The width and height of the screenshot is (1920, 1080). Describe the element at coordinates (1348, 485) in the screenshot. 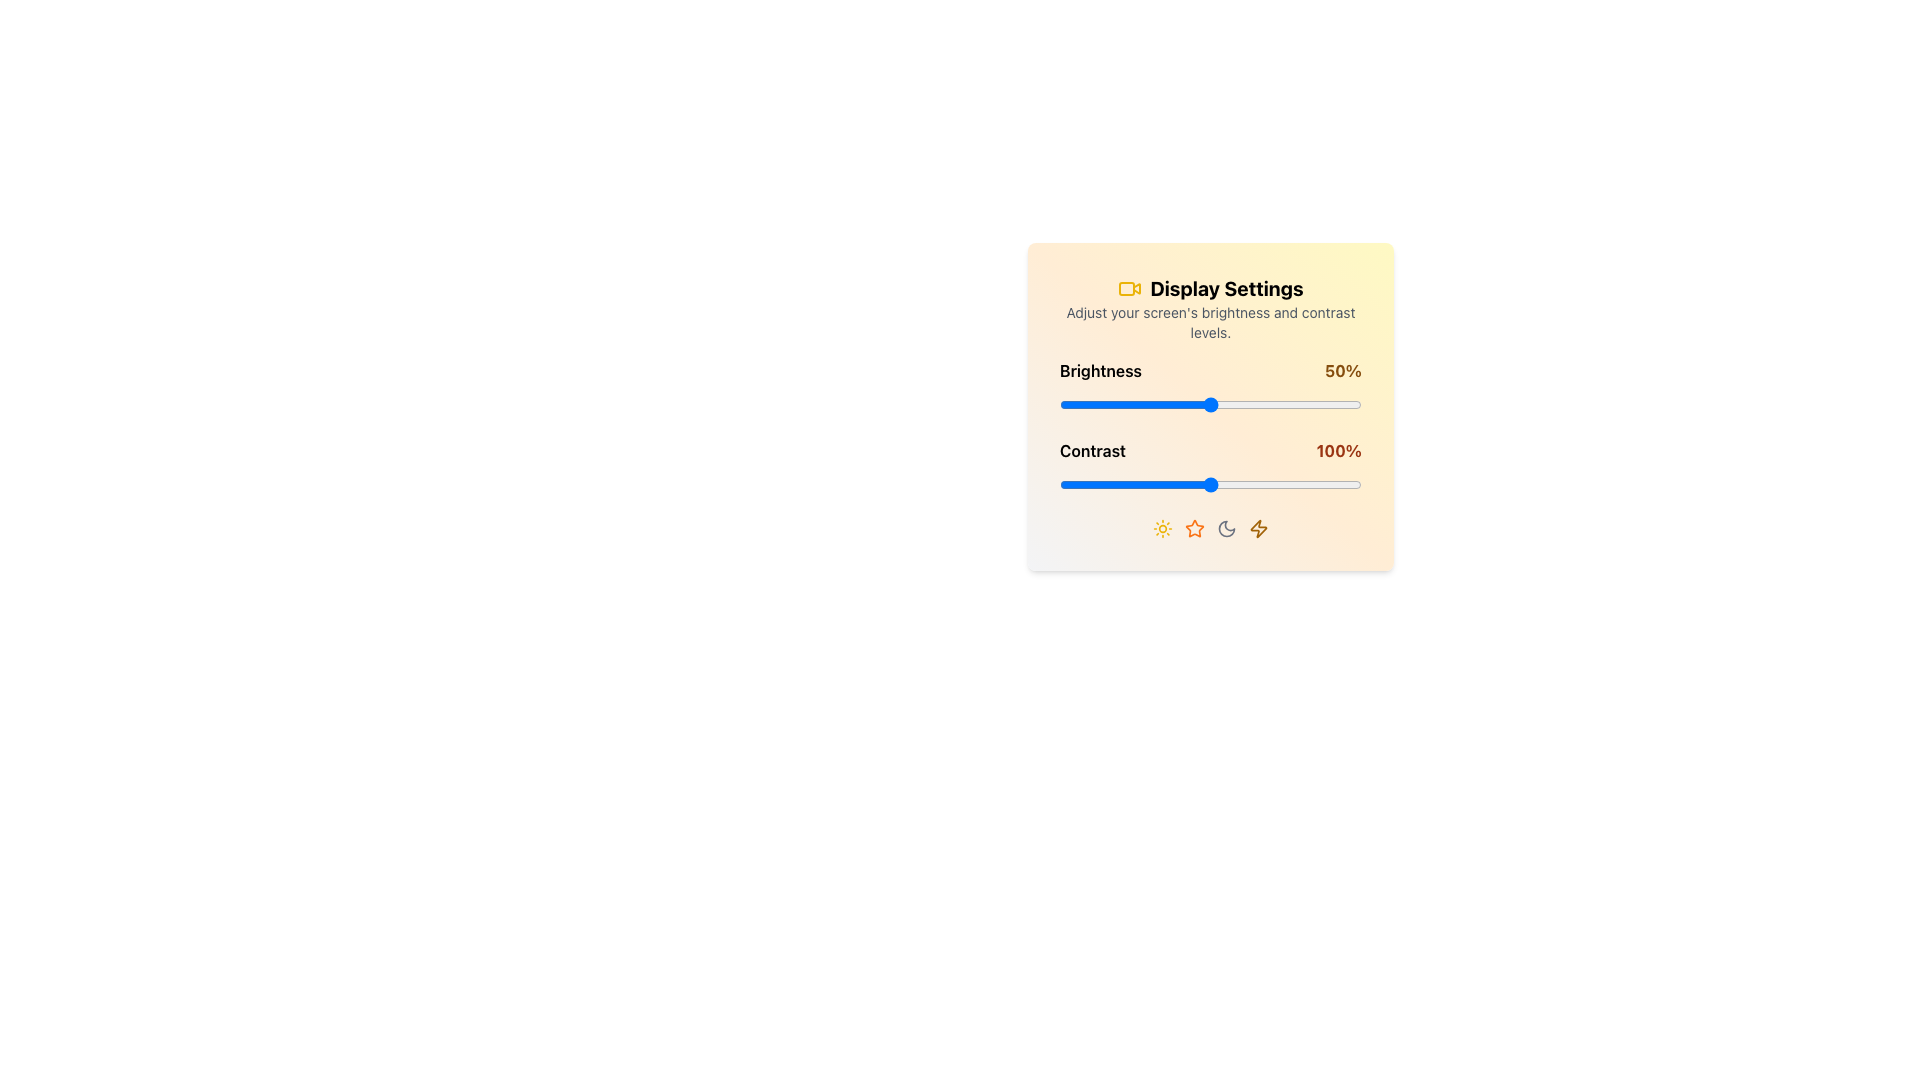

I see `contrast` at that location.